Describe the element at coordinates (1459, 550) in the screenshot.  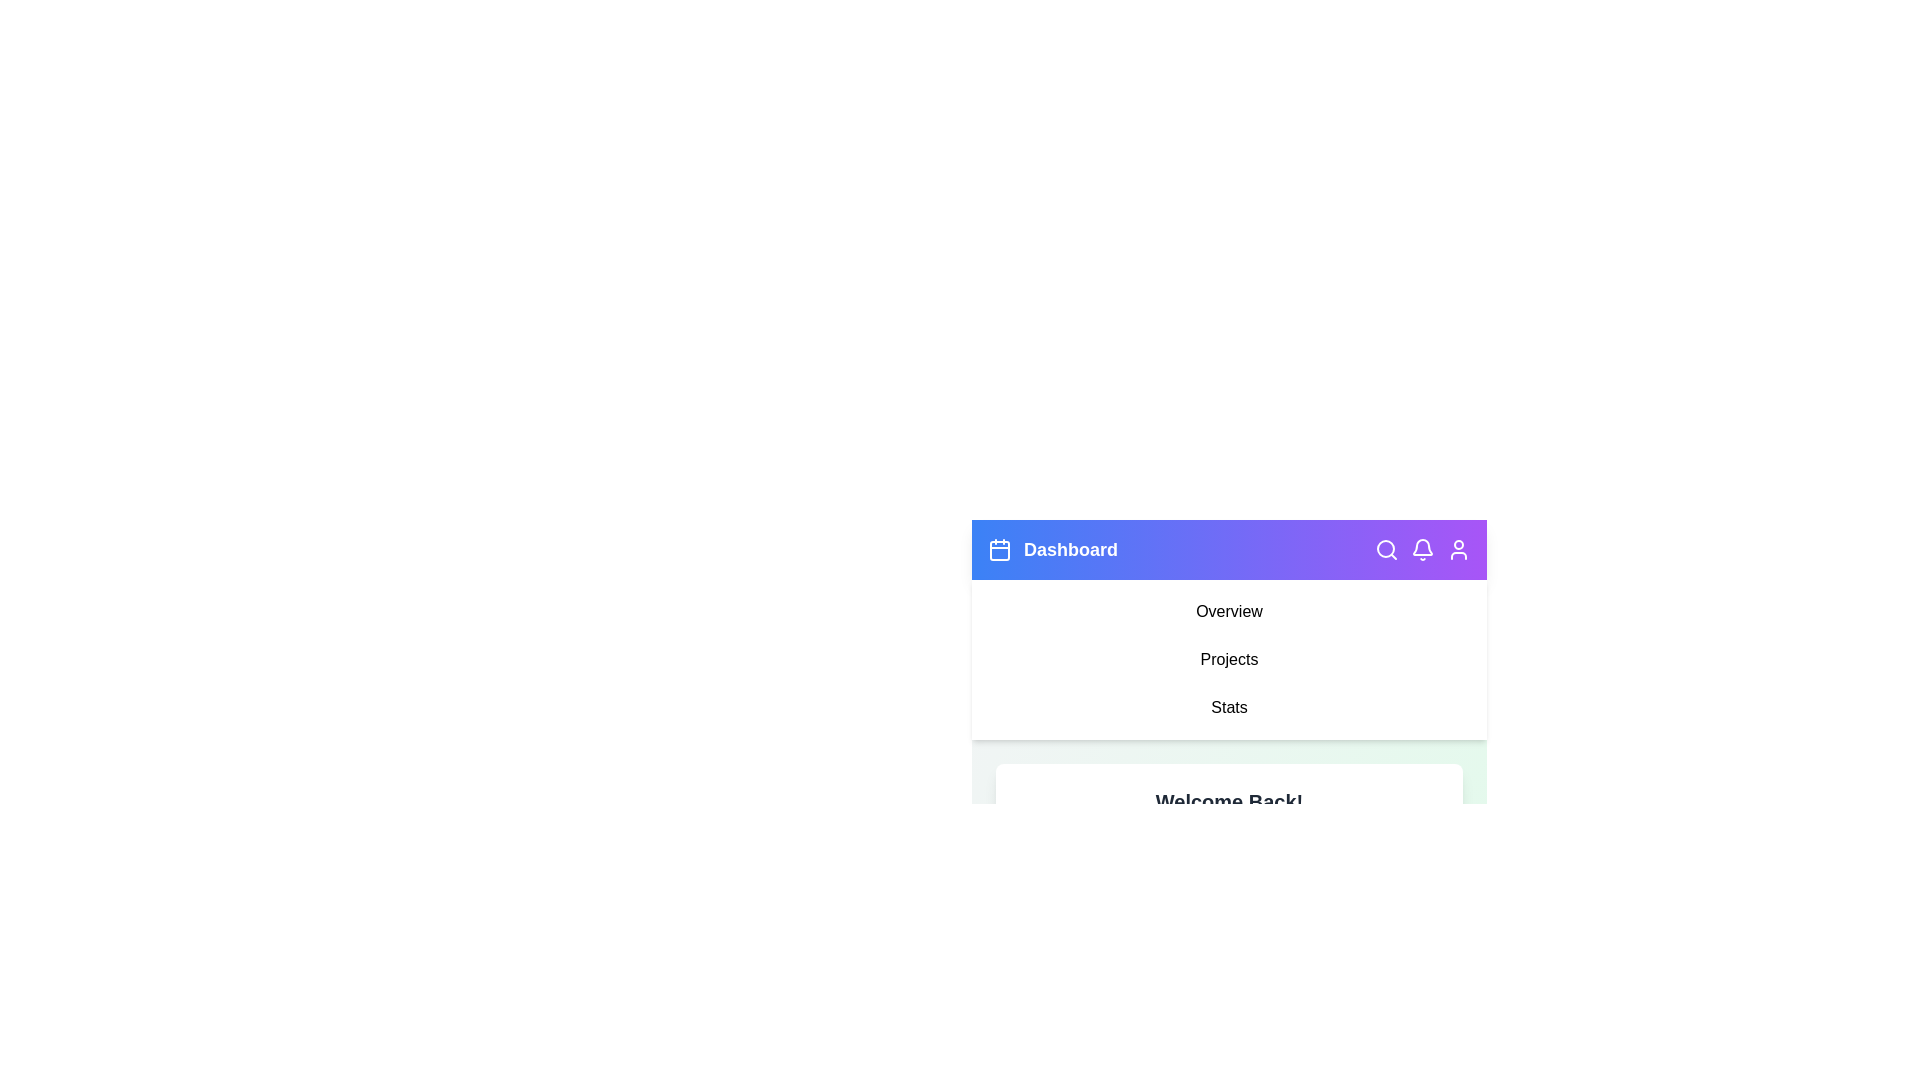
I see `the user icon button to toggle the user menu visibility` at that location.